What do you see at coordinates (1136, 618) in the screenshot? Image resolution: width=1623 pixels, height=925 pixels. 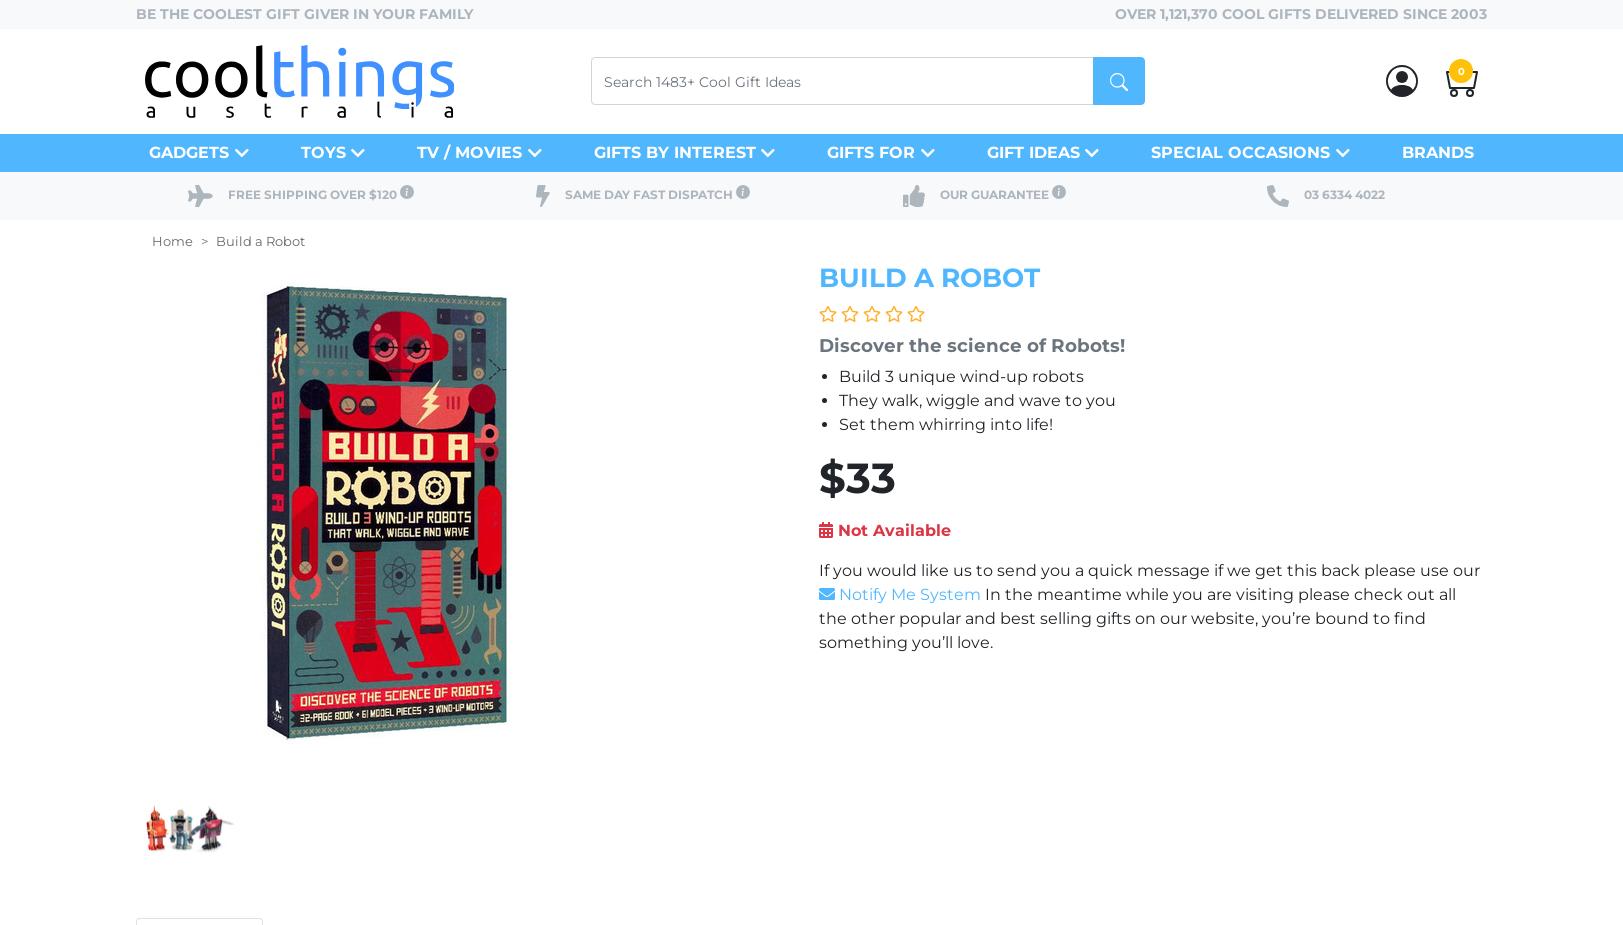 I see `'In the meantime while you are visiting please check out all the other popular and best selling gifts on our website, you’re bound to find something you’ll love.'` at bounding box center [1136, 618].